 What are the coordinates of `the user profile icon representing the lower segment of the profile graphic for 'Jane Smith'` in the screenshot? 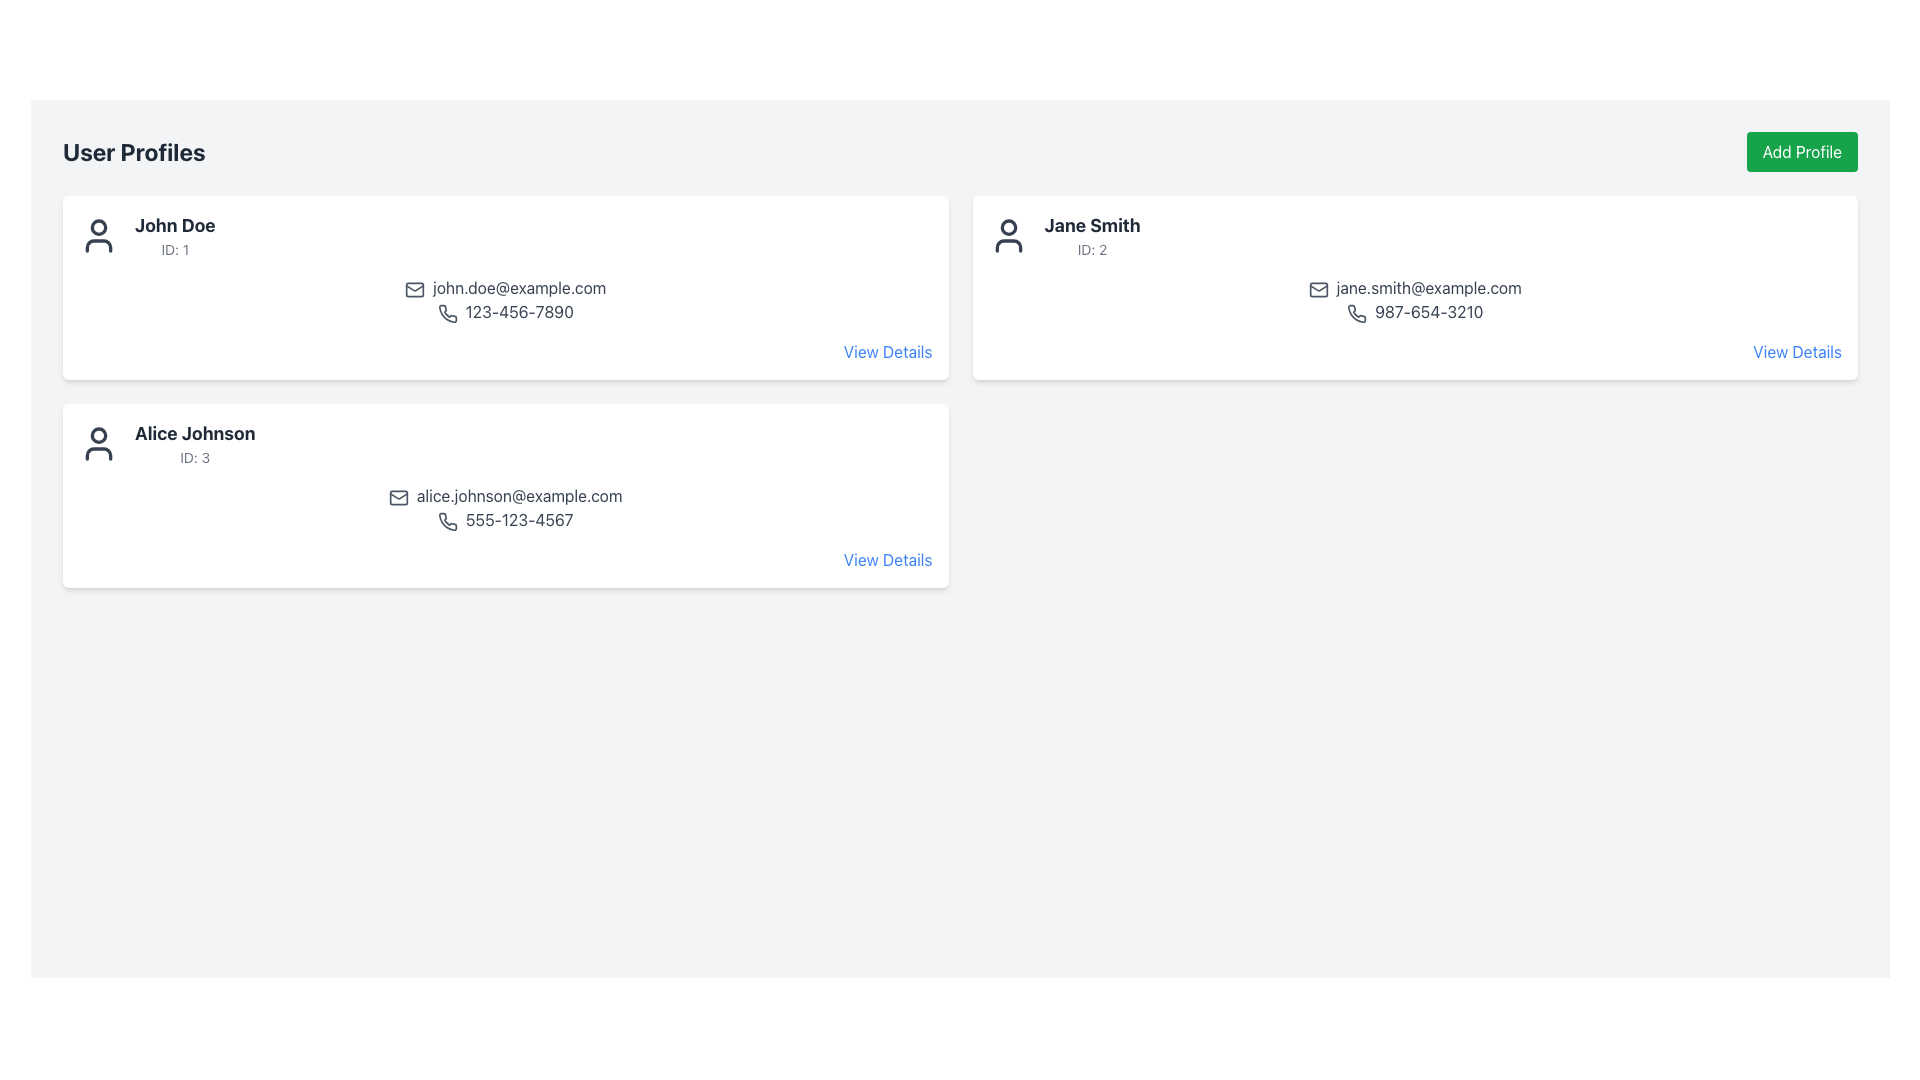 It's located at (1008, 245).